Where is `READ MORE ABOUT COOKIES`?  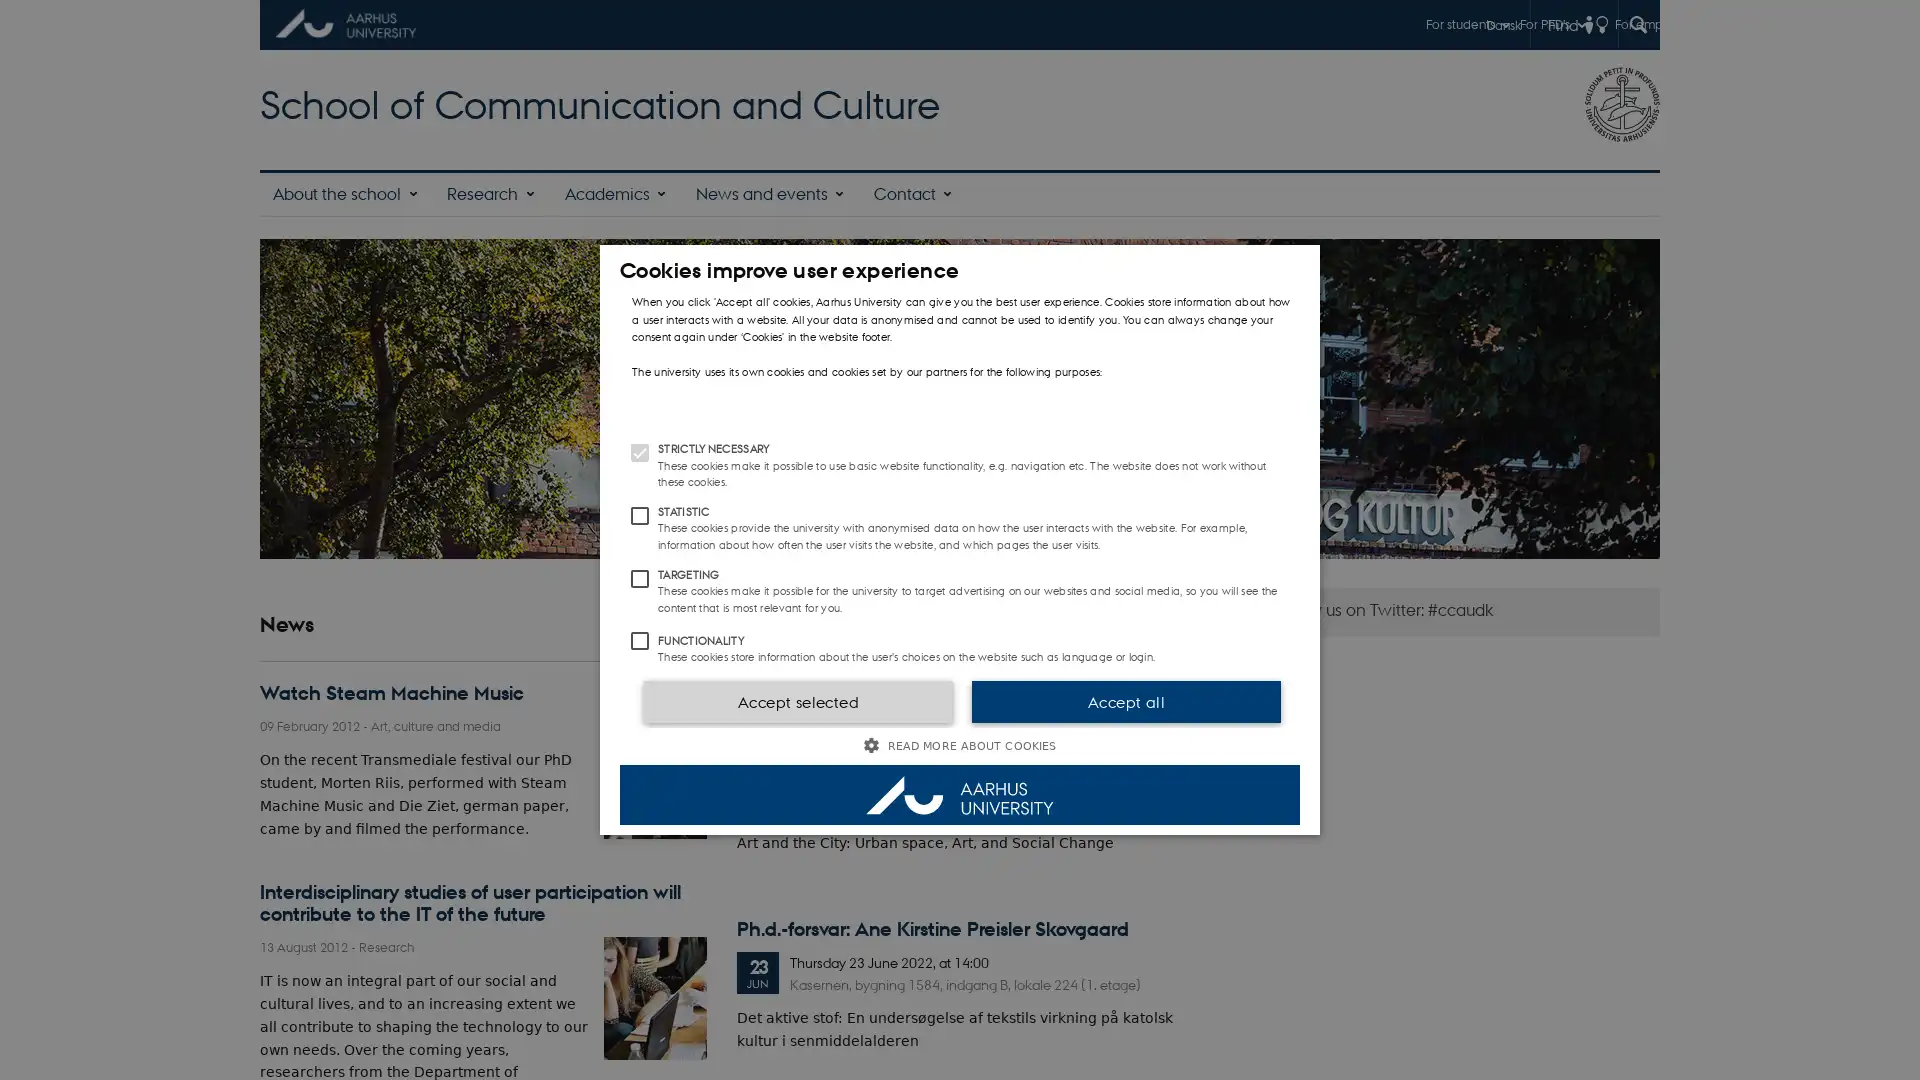
READ MORE ABOUT COOKIES is located at coordinates (960, 745).